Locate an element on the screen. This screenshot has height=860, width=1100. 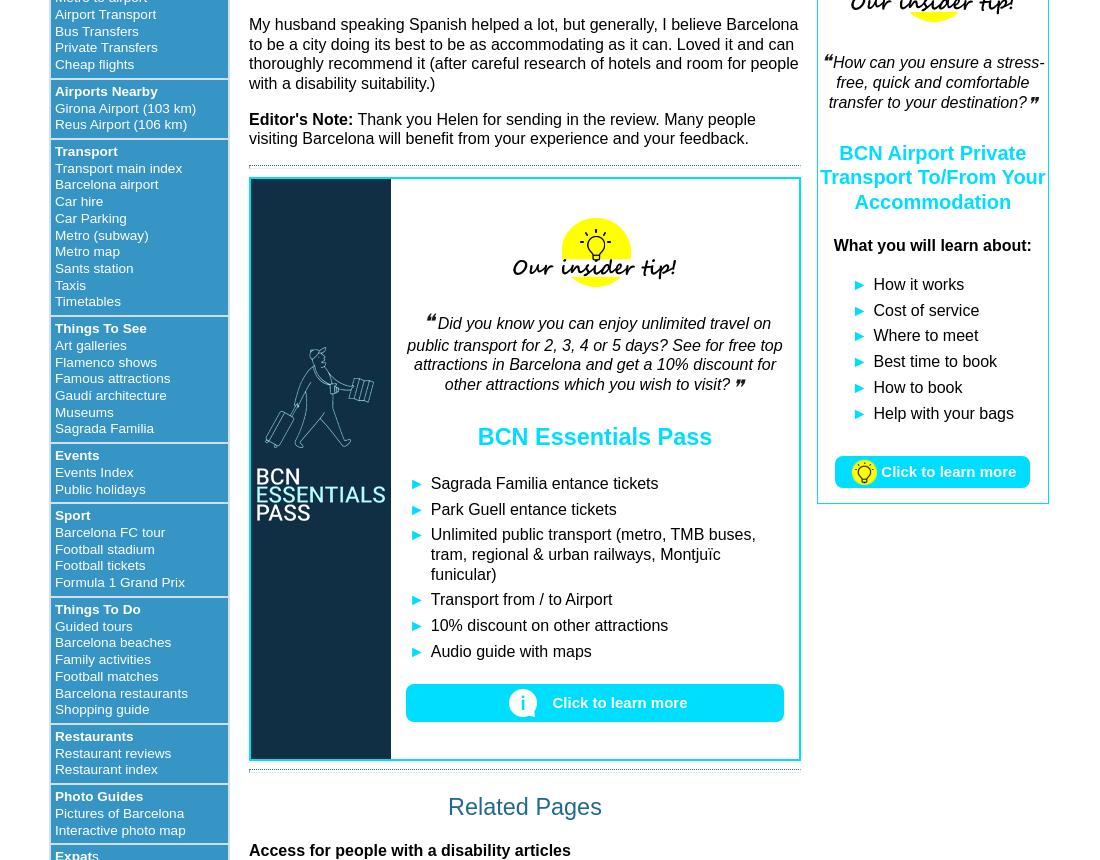
'Barcelona FC tour' is located at coordinates (110, 531).